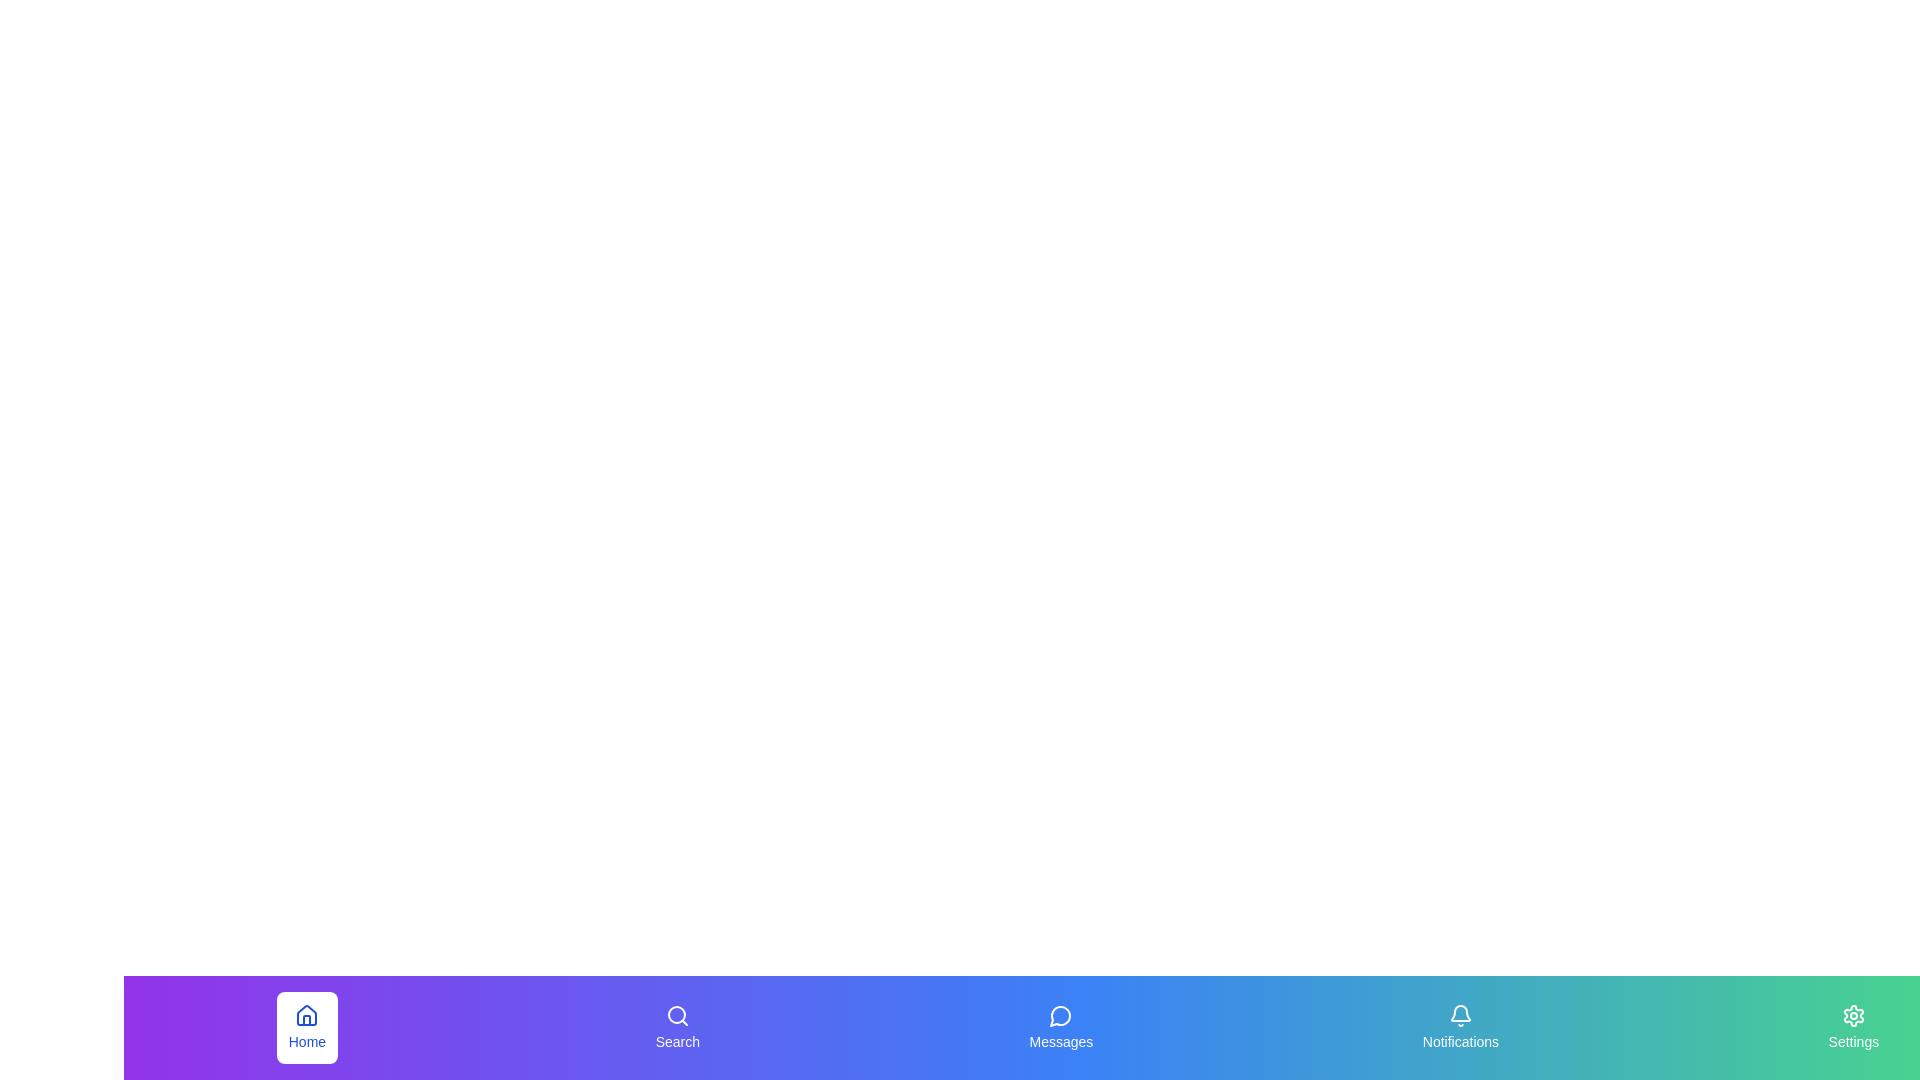 Image resolution: width=1920 pixels, height=1080 pixels. What do you see at coordinates (1852, 1028) in the screenshot?
I see `the navigation icon labeled 'Settings'` at bounding box center [1852, 1028].